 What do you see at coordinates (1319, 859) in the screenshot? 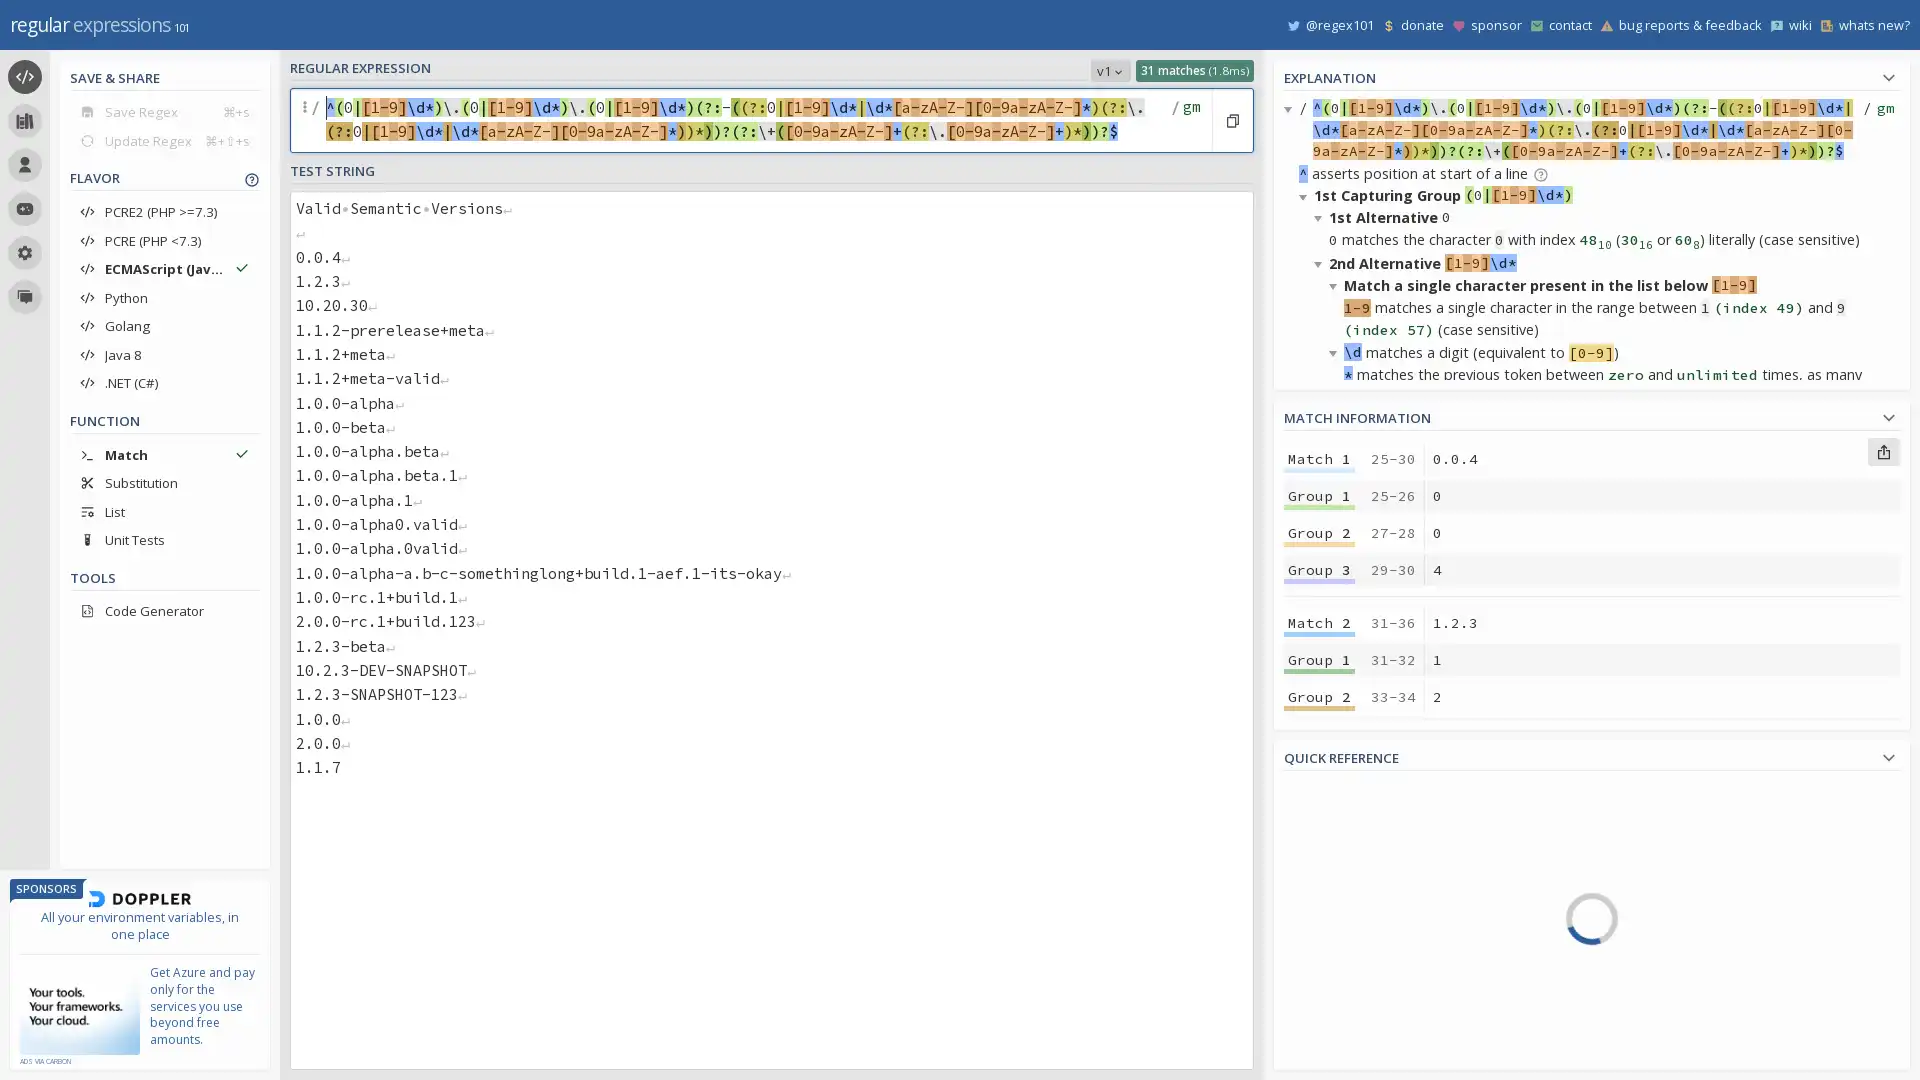
I see `Group 2` at bounding box center [1319, 859].